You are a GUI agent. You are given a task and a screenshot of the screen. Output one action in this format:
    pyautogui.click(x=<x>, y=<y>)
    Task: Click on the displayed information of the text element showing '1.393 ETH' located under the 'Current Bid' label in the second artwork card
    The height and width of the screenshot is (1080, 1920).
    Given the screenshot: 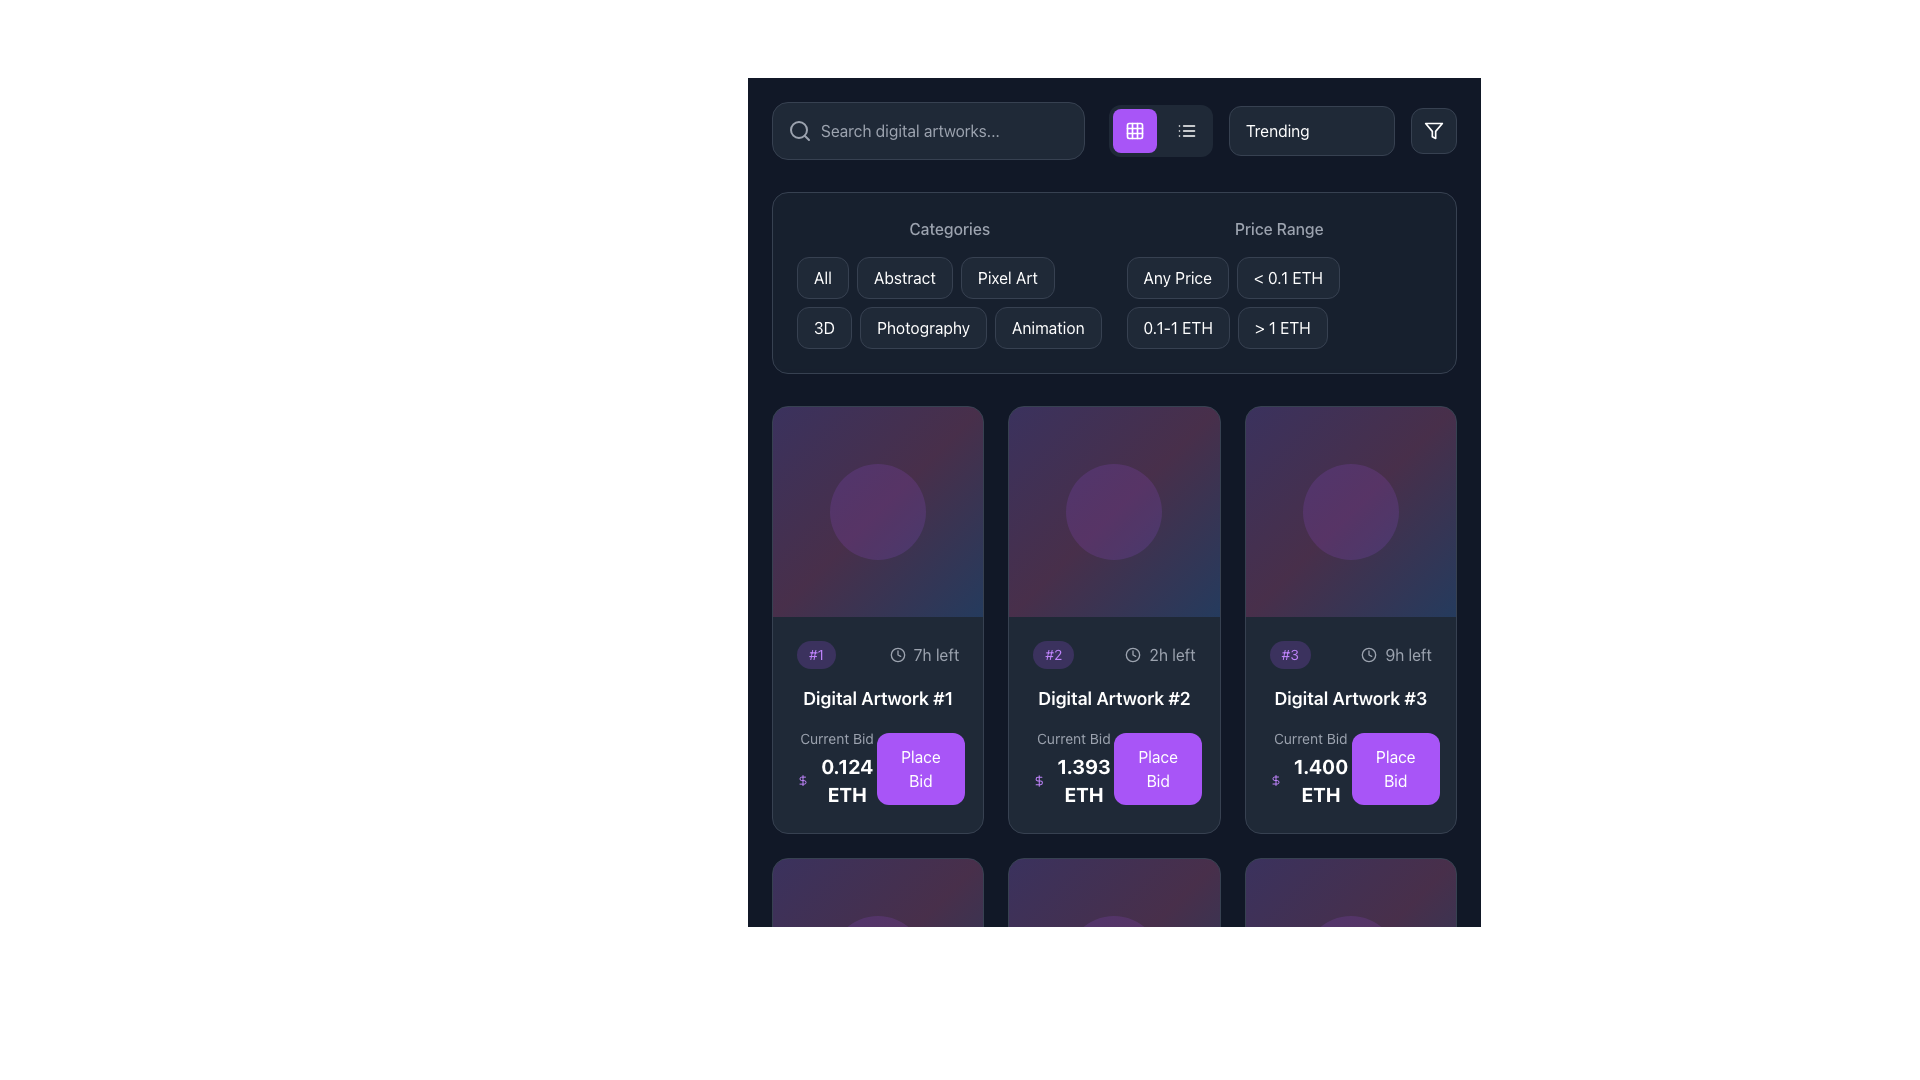 What is the action you would take?
    pyautogui.click(x=1072, y=780)
    